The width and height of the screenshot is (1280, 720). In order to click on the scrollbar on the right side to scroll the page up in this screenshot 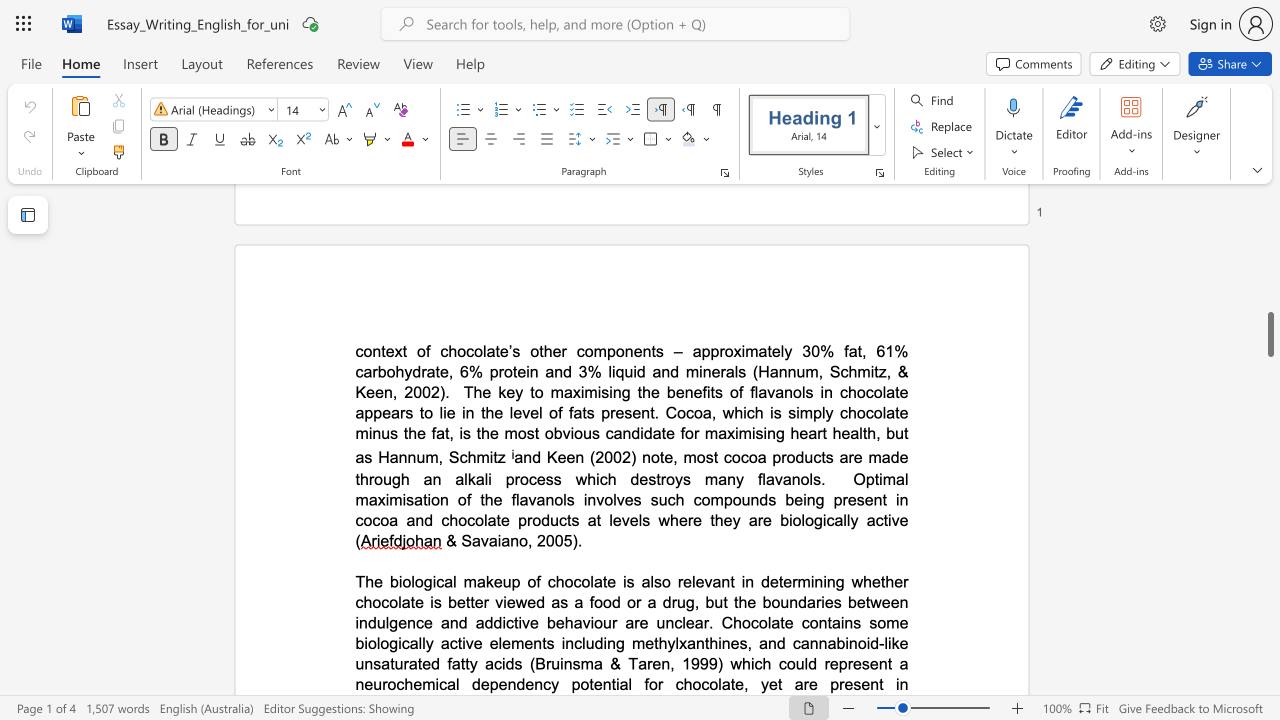, I will do `click(1269, 248)`.